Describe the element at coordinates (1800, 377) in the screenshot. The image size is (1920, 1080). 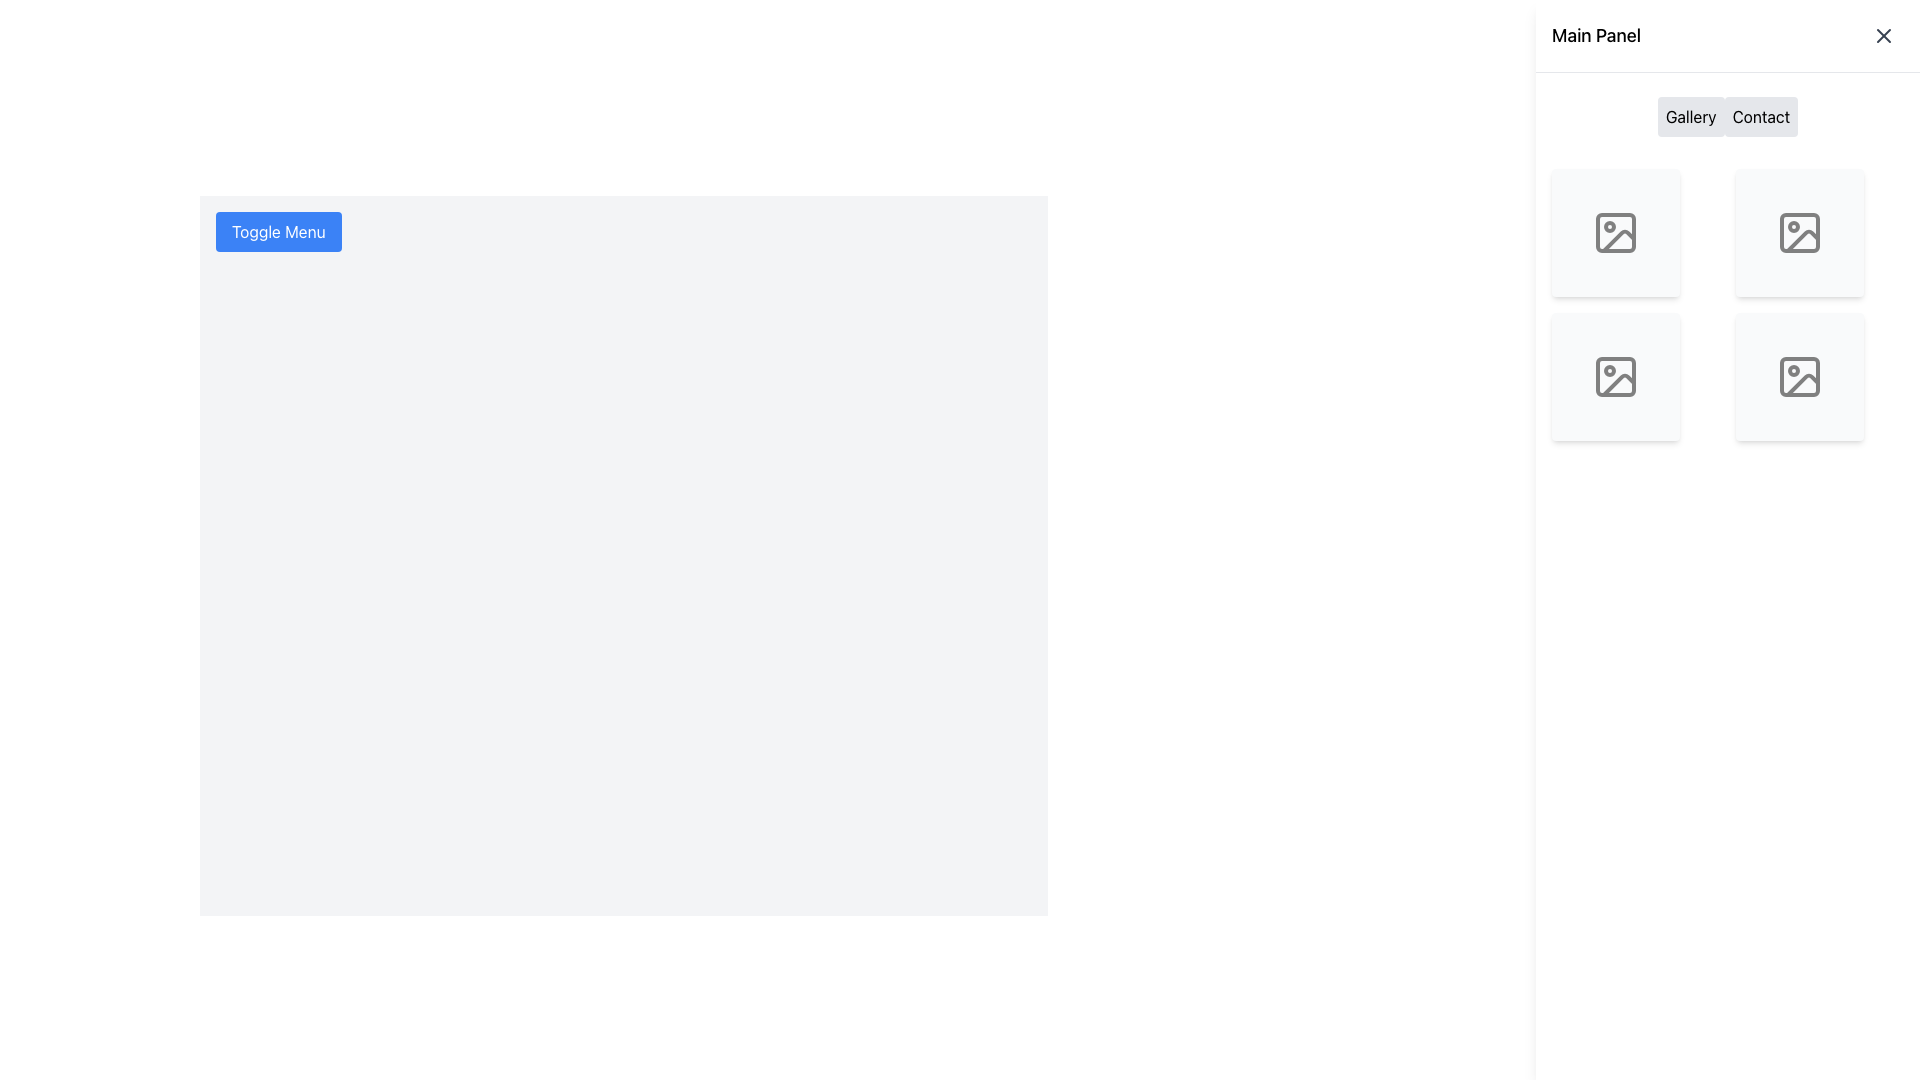
I see `the icon located in the lower-right corner of the 2x2 grid on the 'Gallery' tab of the side panel interface, which represents an image or gallery item` at that location.